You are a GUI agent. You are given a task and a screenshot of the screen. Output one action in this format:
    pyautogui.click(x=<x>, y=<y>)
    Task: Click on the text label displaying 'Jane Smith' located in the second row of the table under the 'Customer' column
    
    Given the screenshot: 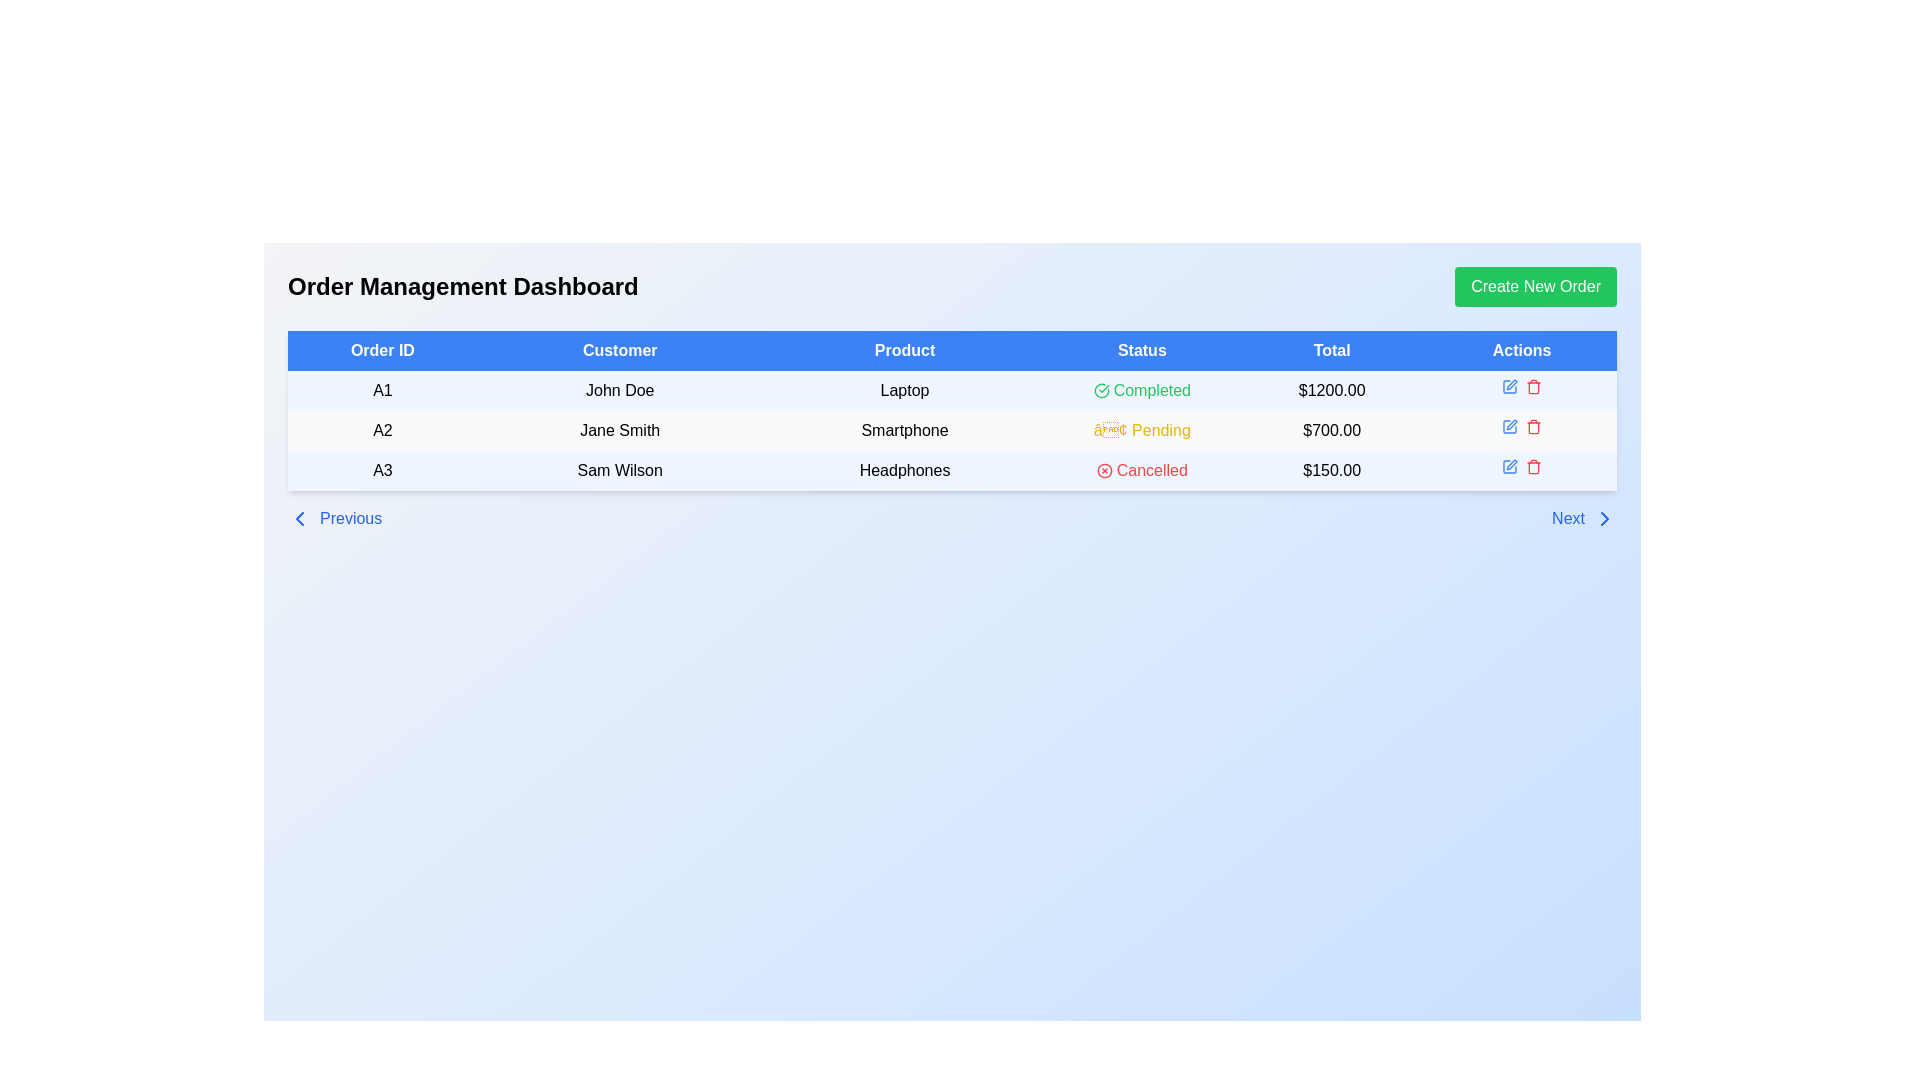 What is the action you would take?
    pyautogui.click(x=619, y=430)
    